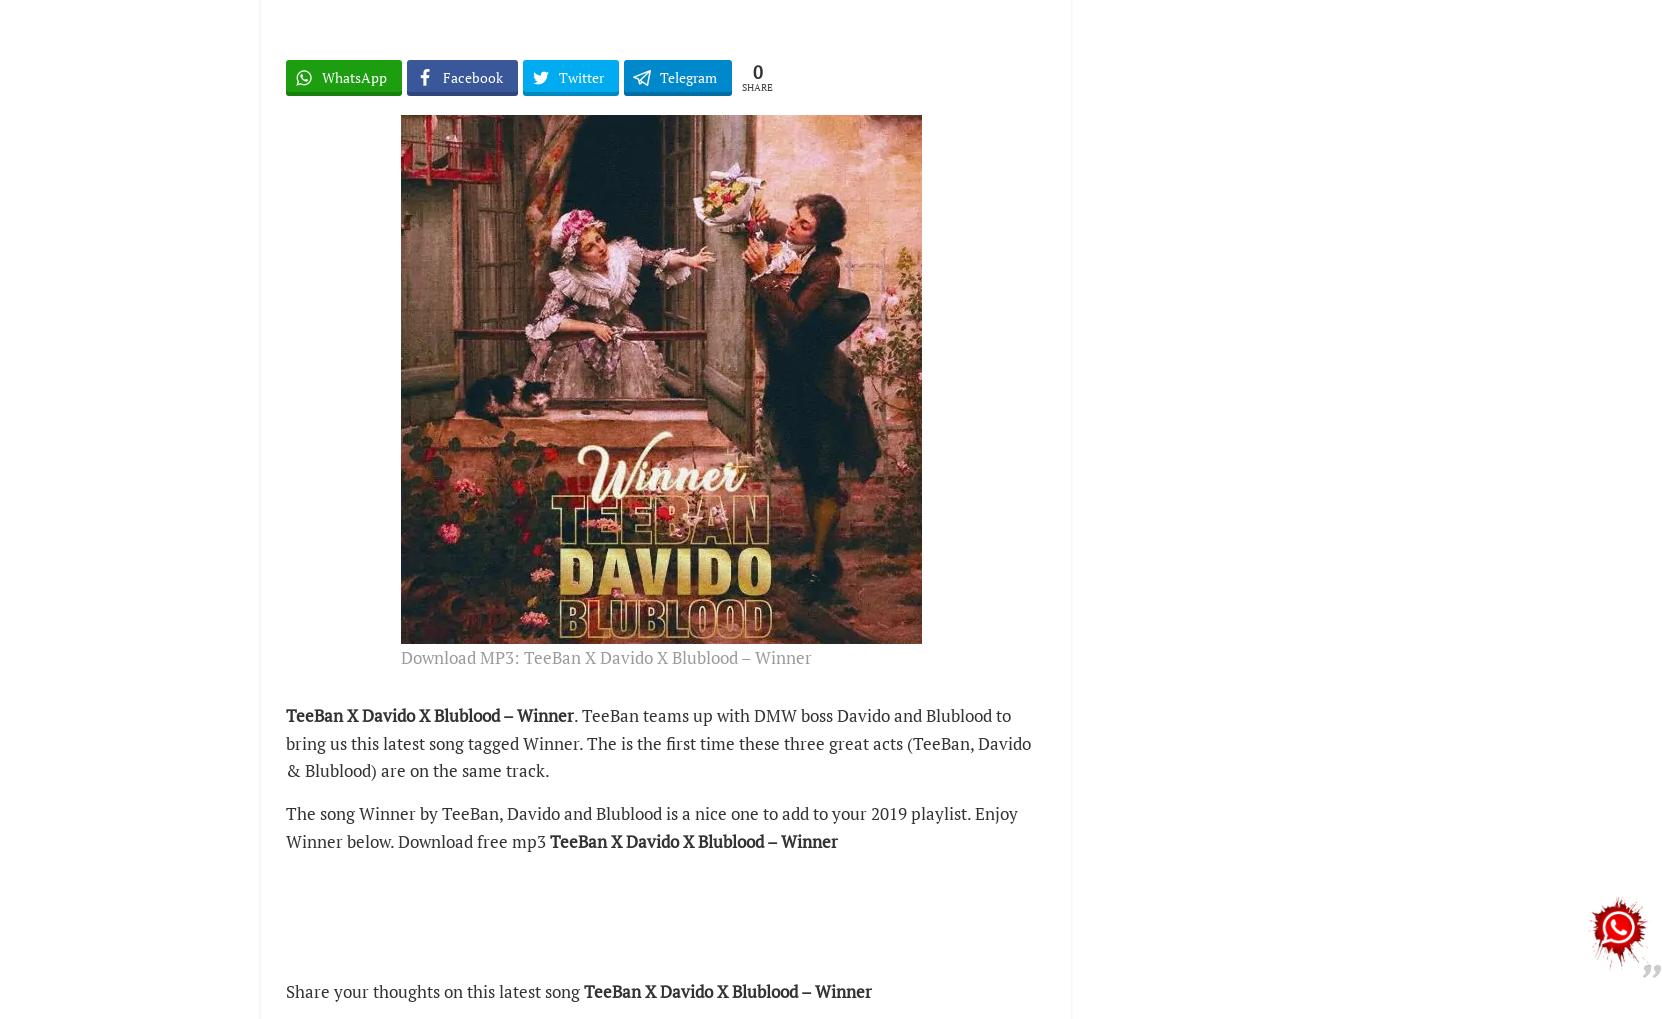  What do you see at coordinates (652, 827) in the screenshot?
I see `'The song Winner by TeeBan, Davido and Blublood is a nice one to add to your 2019 playlist. Enjoy Winner below. Download free mp3'` at bounding box center [652, 827].